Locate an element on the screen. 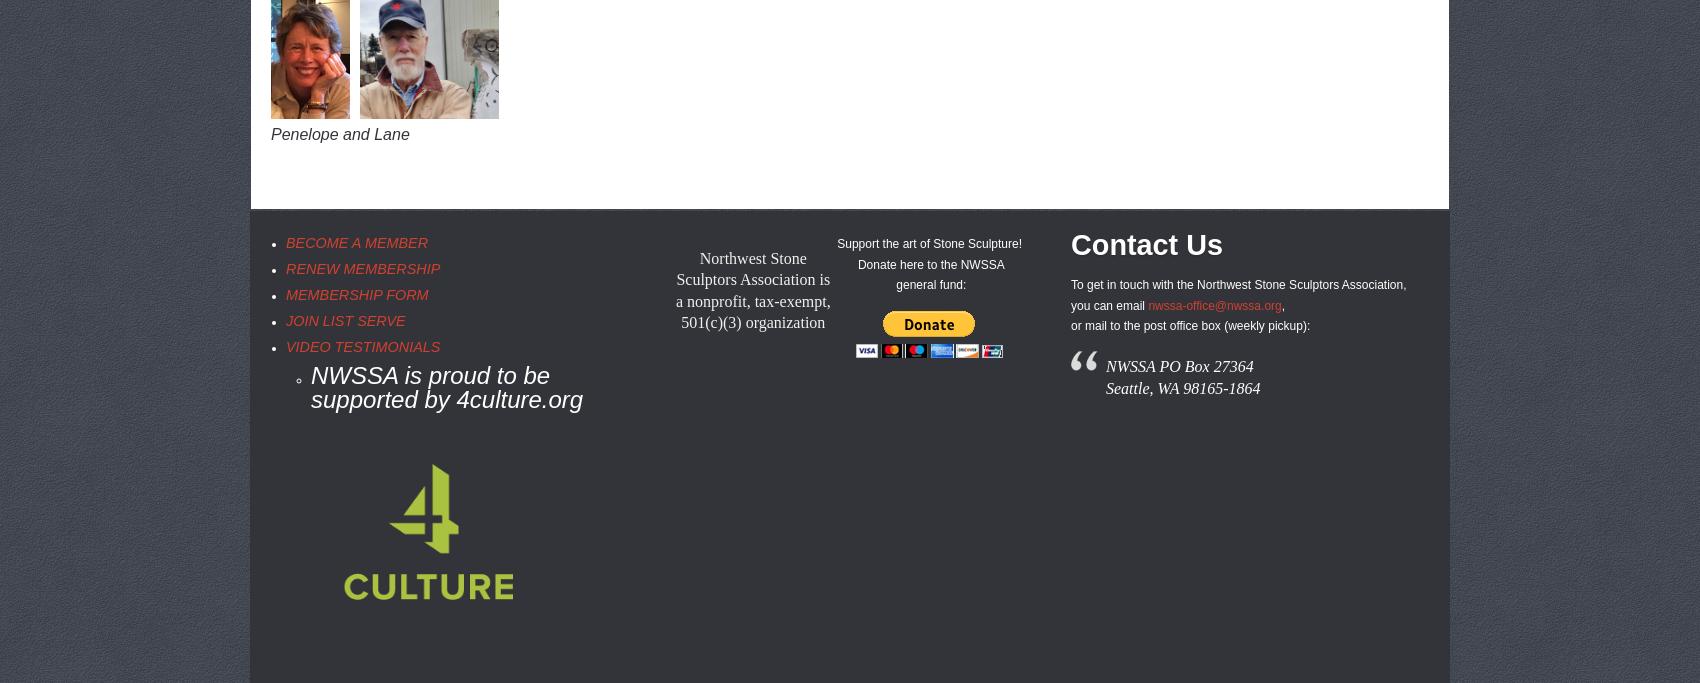 The image size is (1700, 683). 'MEMBERSHIP FORM' is located at coordinates (356, 294).